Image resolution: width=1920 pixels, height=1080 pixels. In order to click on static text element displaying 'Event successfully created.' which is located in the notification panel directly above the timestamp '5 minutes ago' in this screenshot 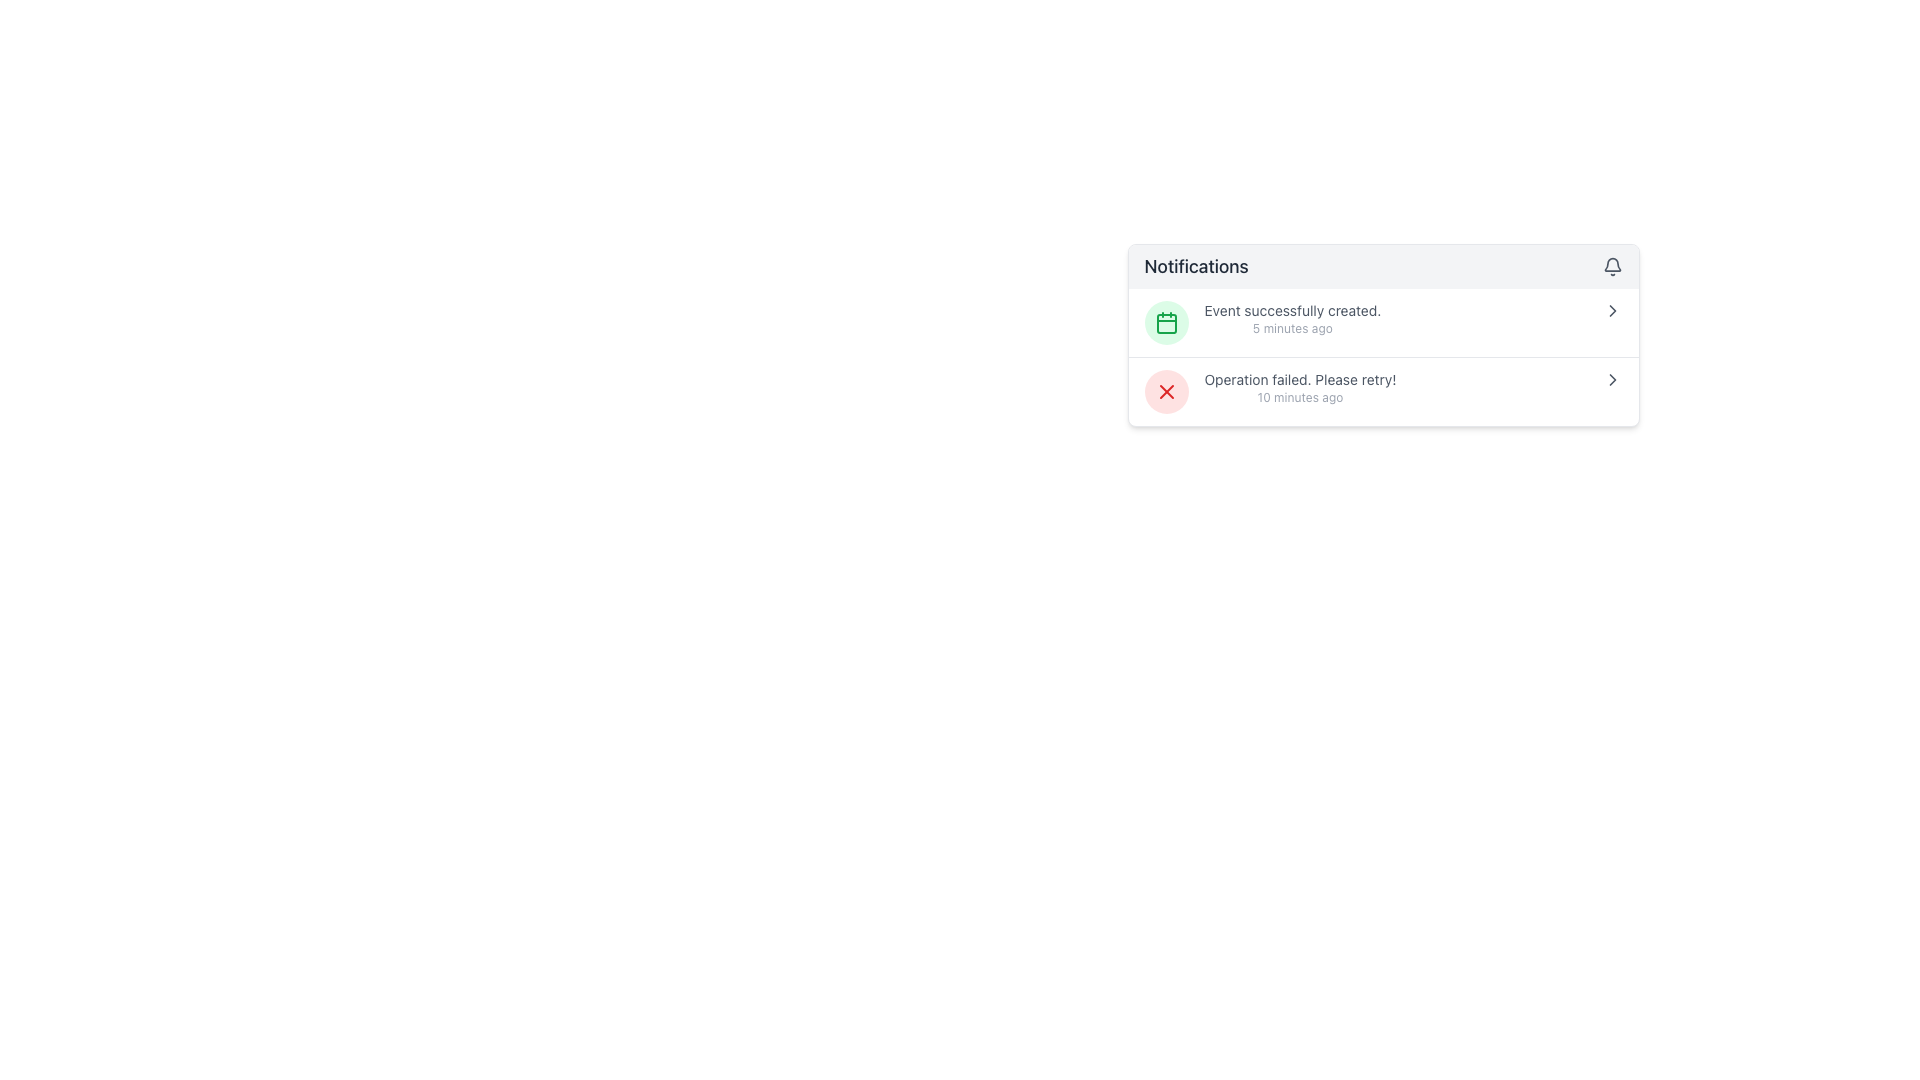, I will do `click(1292, 311)`.